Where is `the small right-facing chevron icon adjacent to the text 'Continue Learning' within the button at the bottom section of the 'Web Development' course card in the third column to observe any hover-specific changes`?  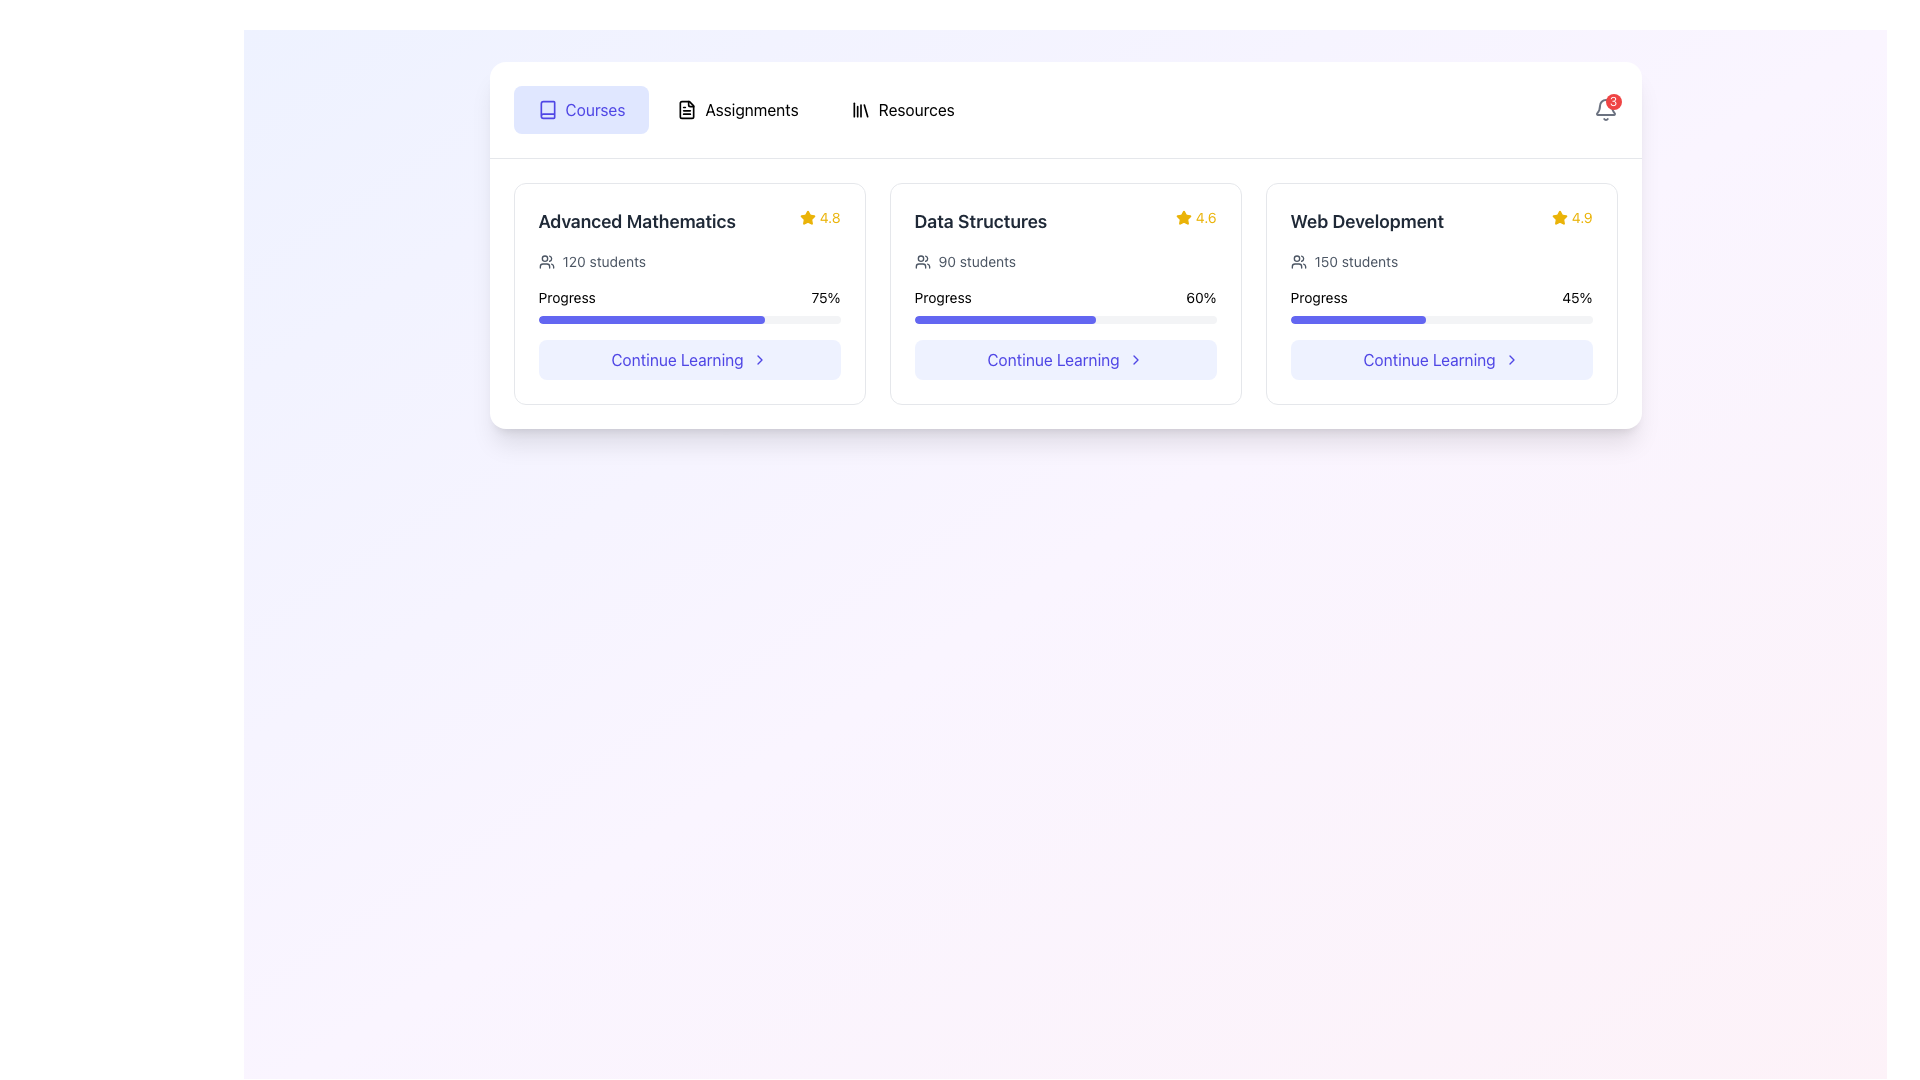 the small right-facing chevron icon adjacent to the text 'Continue Learning' within the button at the bottom section of the 'Web Development' course card in the third column to observe any hover-specific changes is located at coordinates (1511, 358).